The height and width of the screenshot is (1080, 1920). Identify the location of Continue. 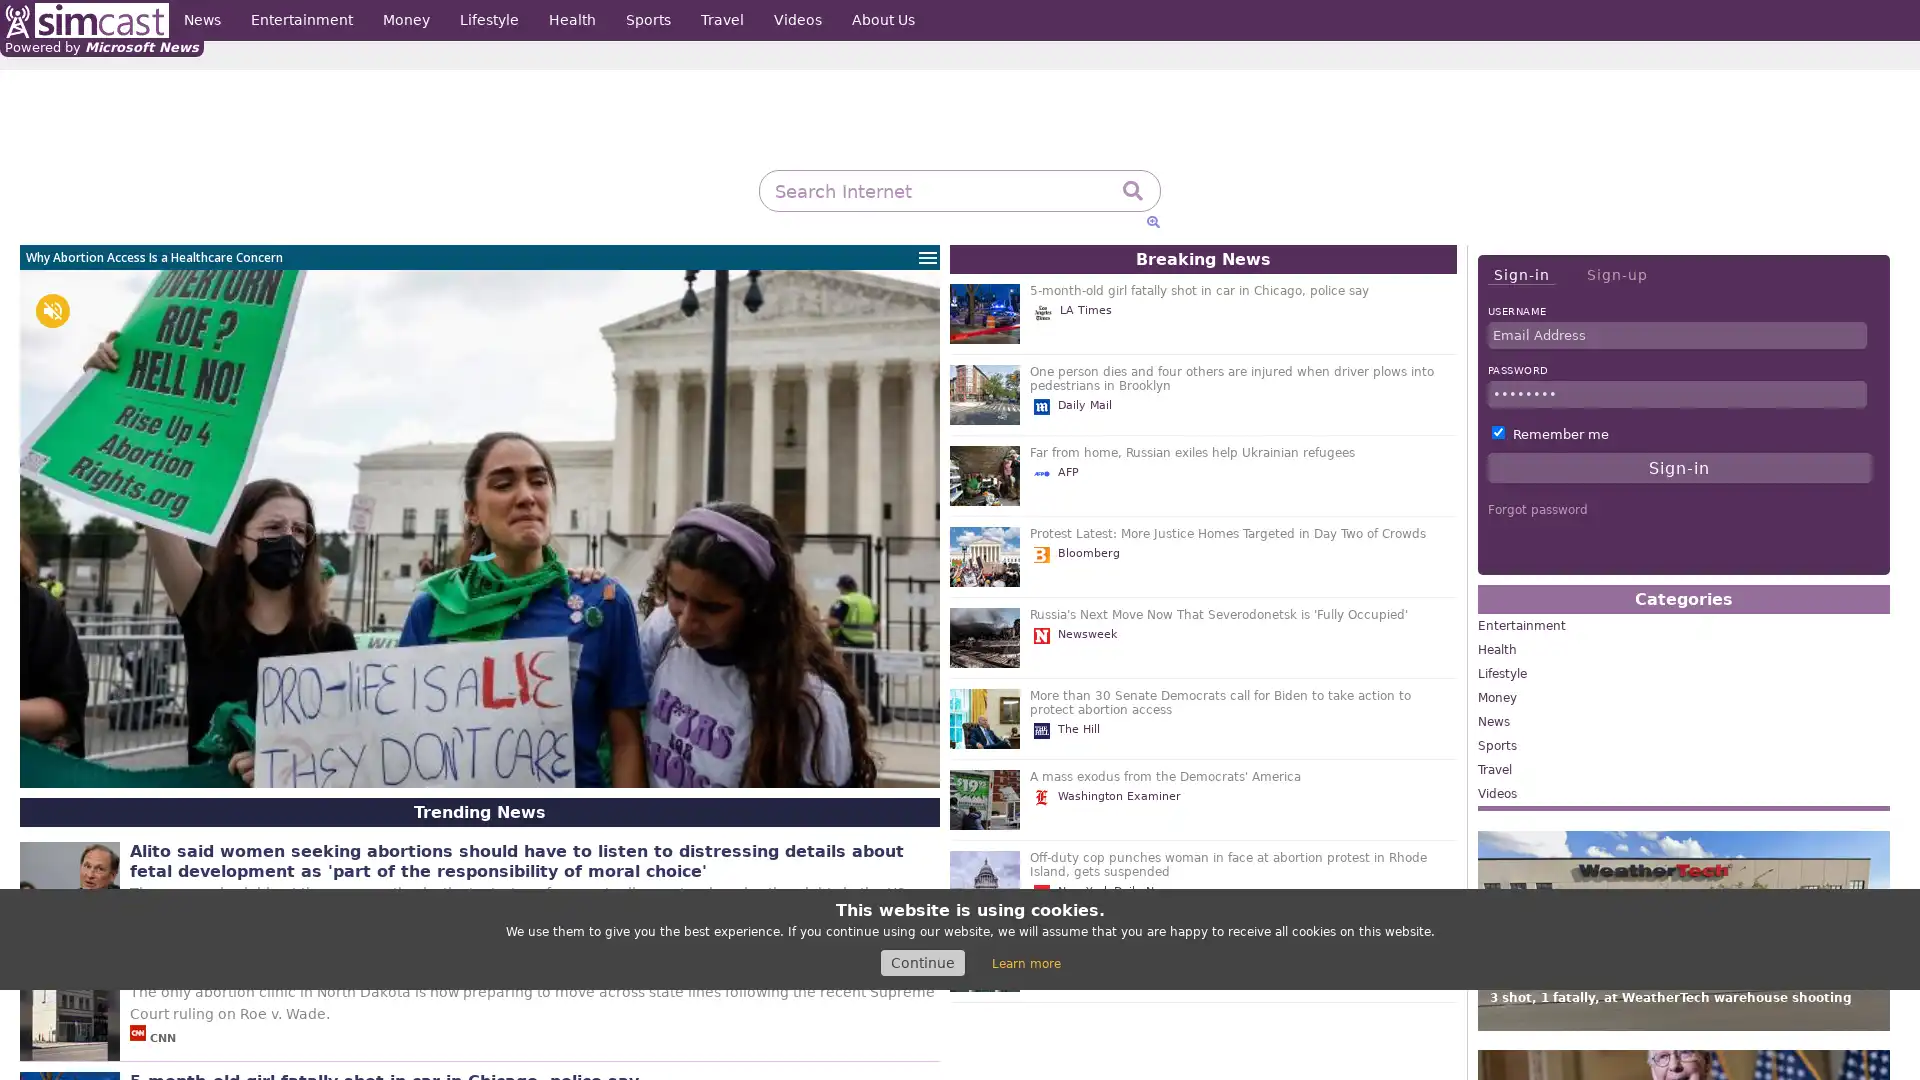
(921, 962).